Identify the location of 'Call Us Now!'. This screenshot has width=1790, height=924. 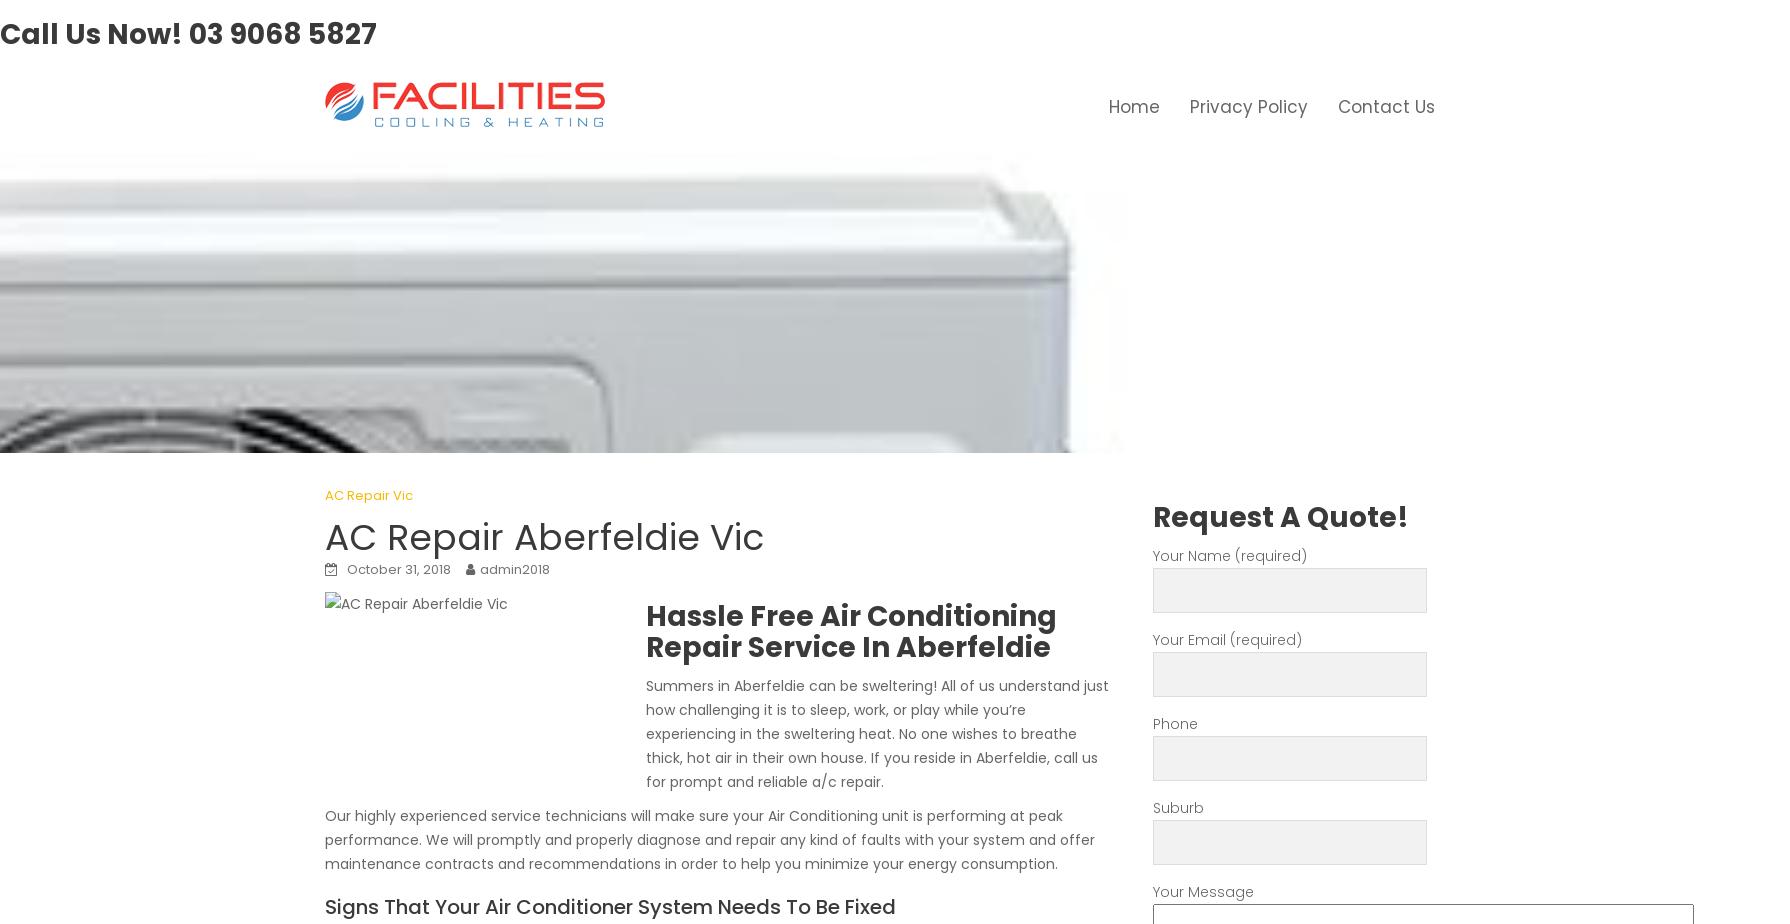
(94, 34).